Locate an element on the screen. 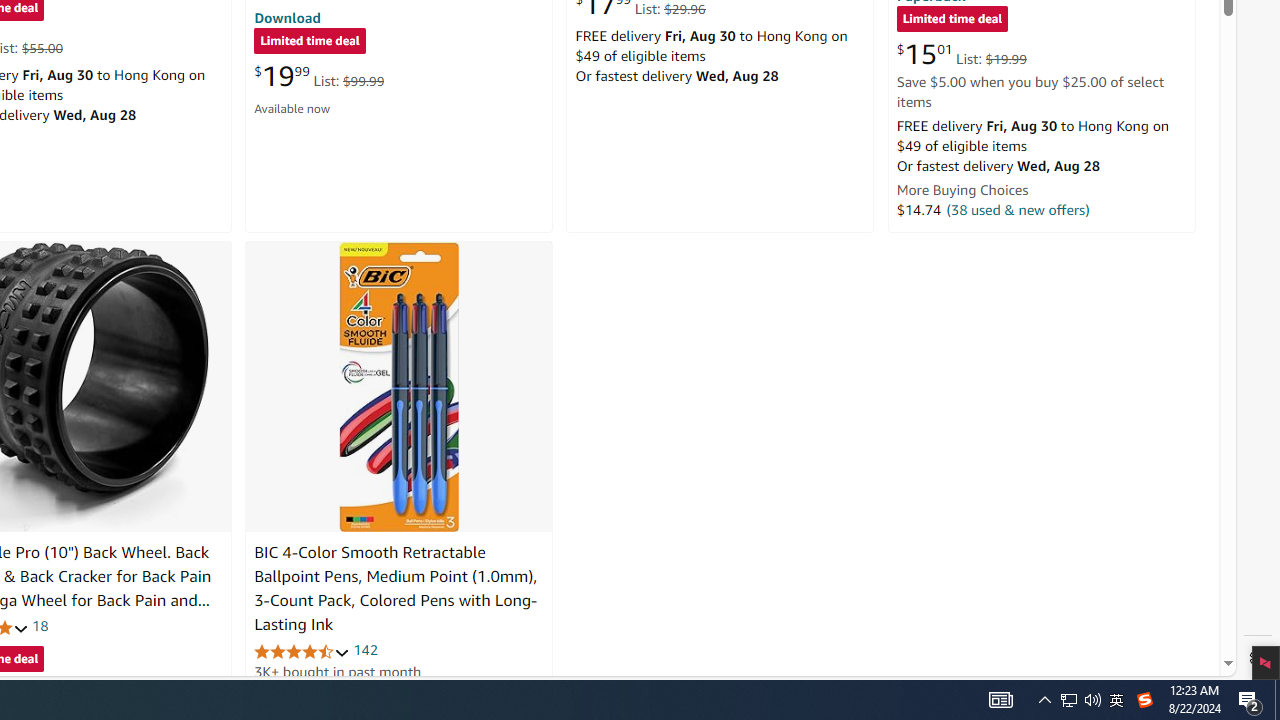 This screenshot has height=720, width=1280. '142' is located at coordinates (365, 650).